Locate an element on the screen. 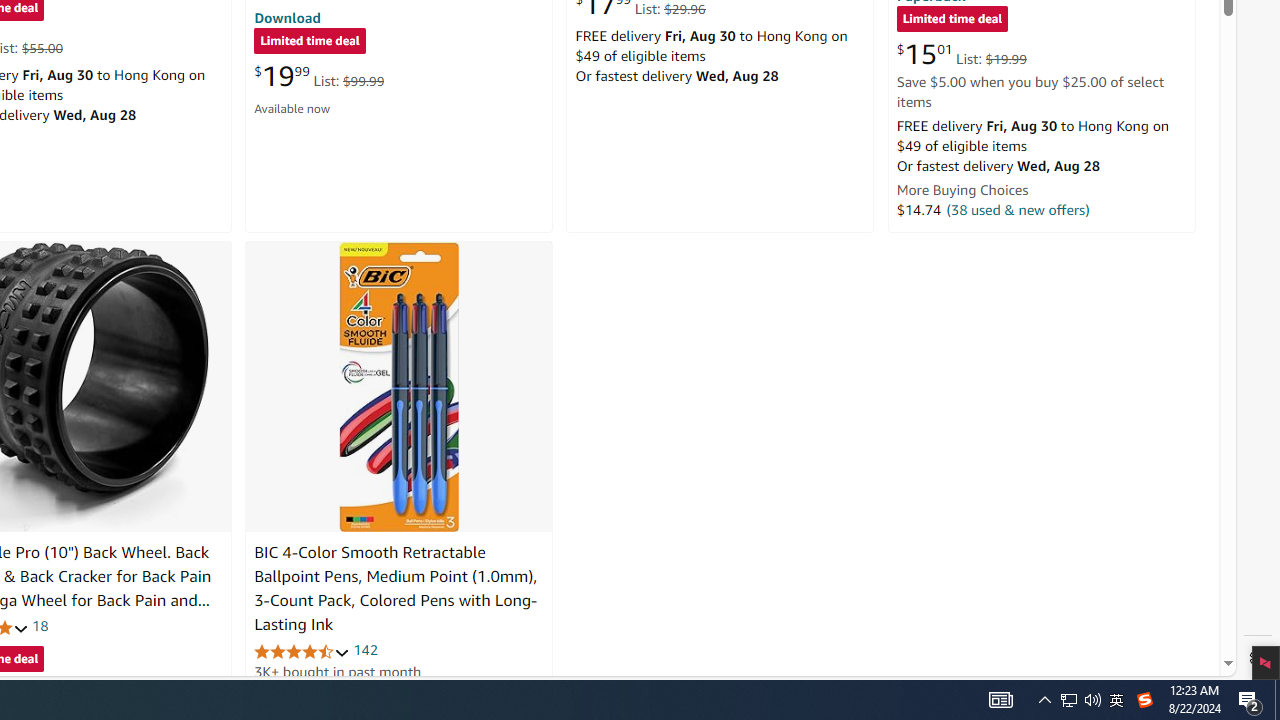 This screenshot has height=720, width=1280. '142' is located at coordinates (365, 650).